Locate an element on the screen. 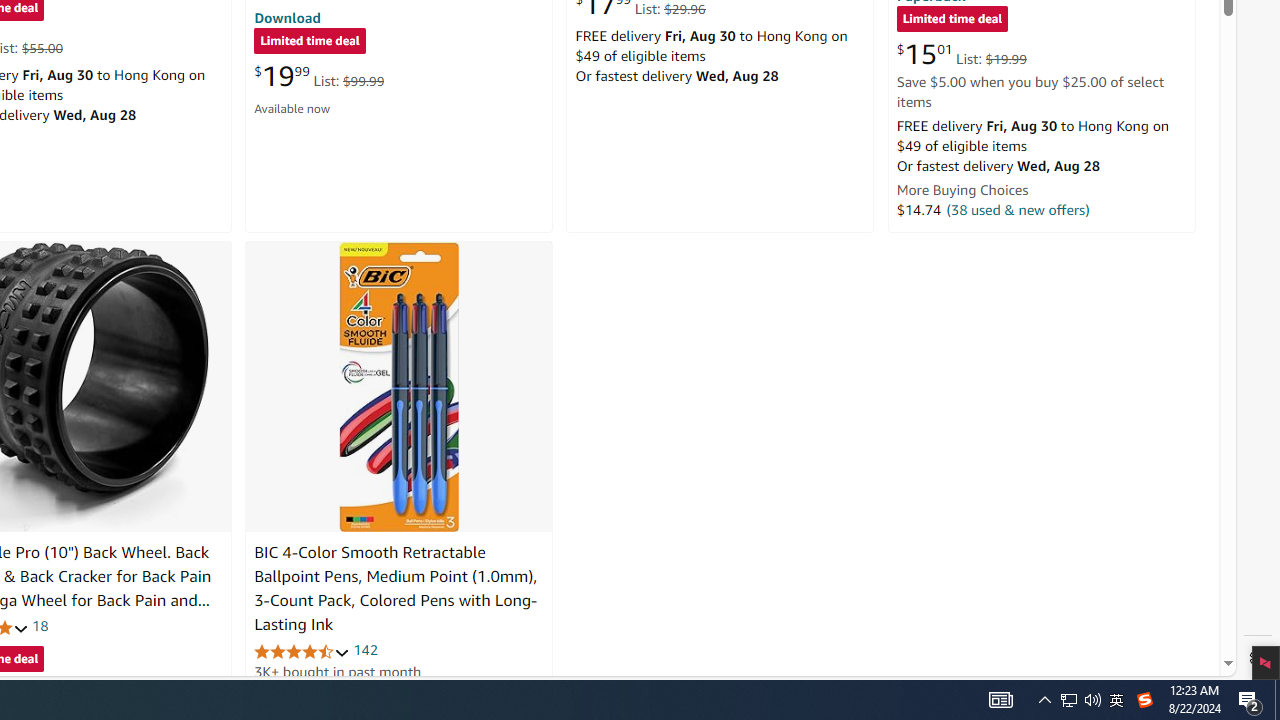 This screenshot has height=720, width=1280. '142' is located at coordinates (365, 650).